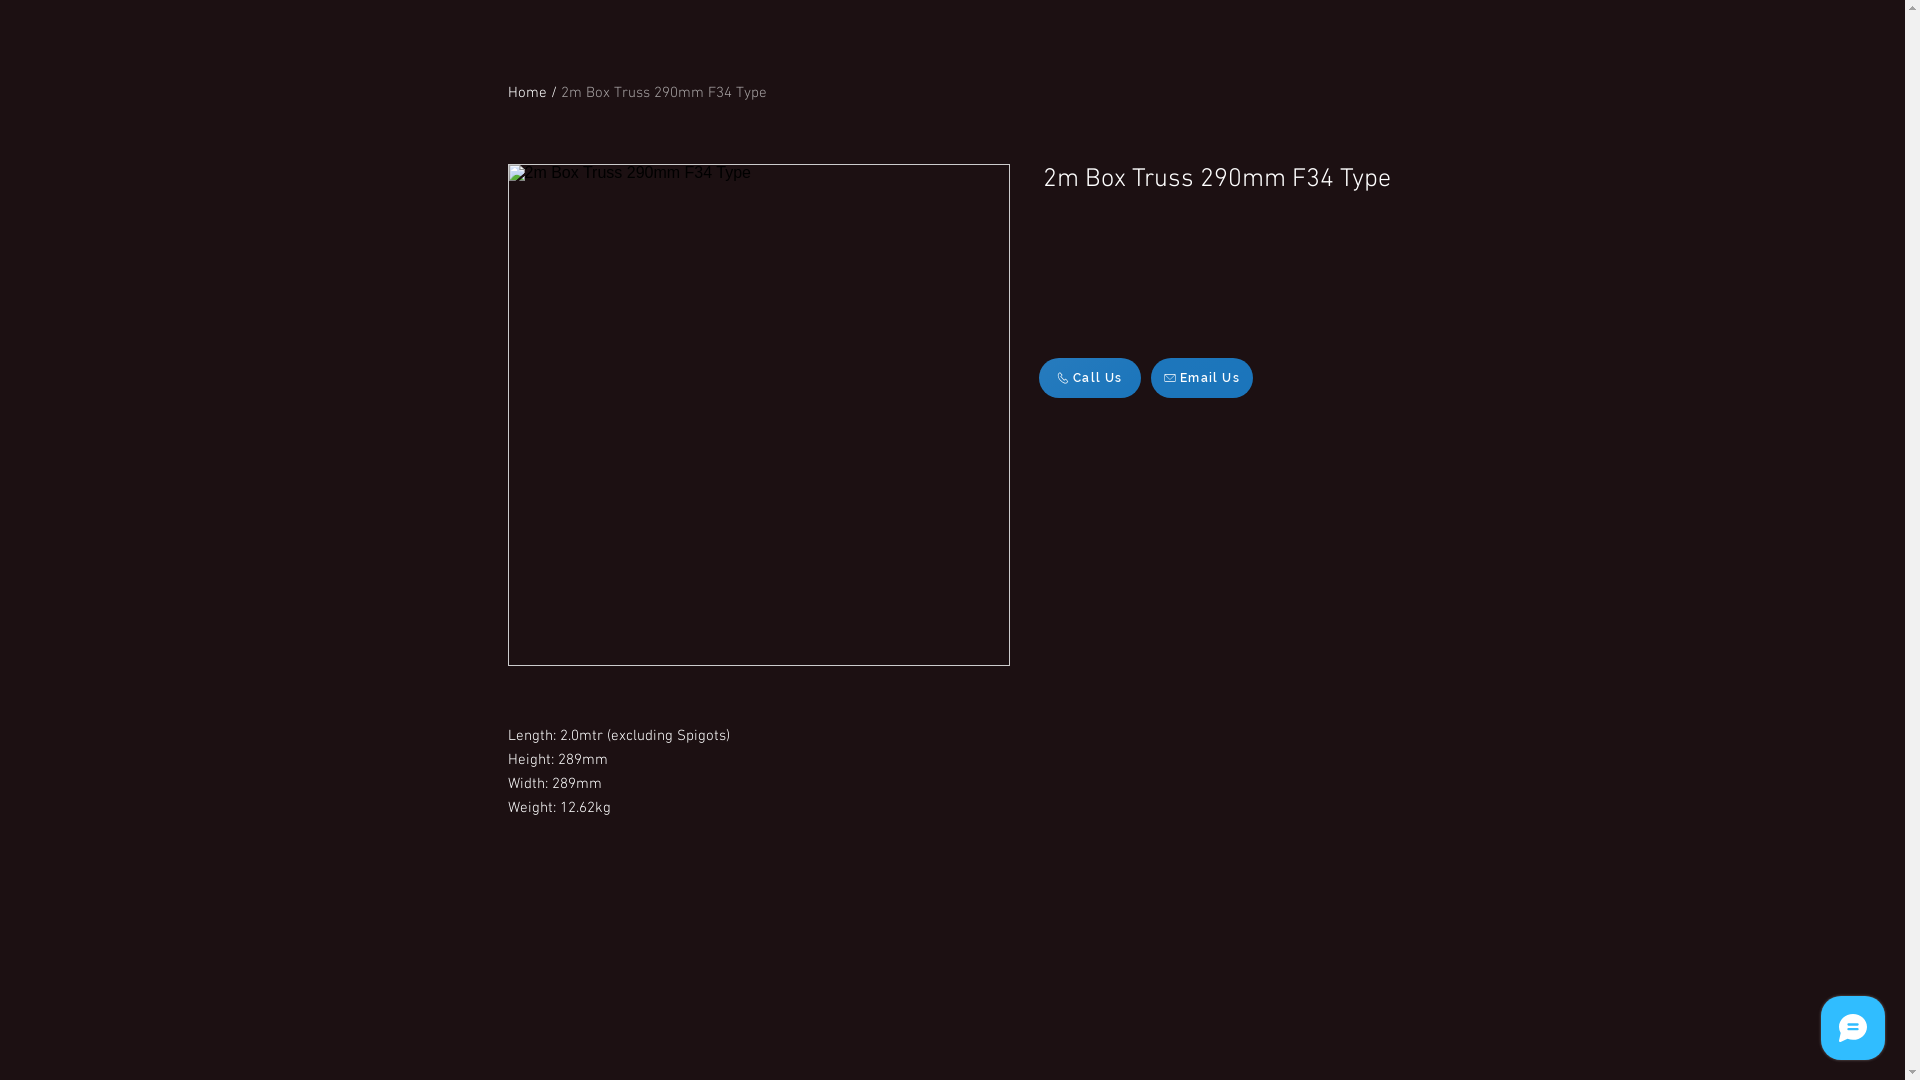 The height and width of the screenshot is (1080, 1920). What do you see at coordinates (1150, 378) in the screenshot?
I see `'Email Us'` at bounding box center [1150, 378].